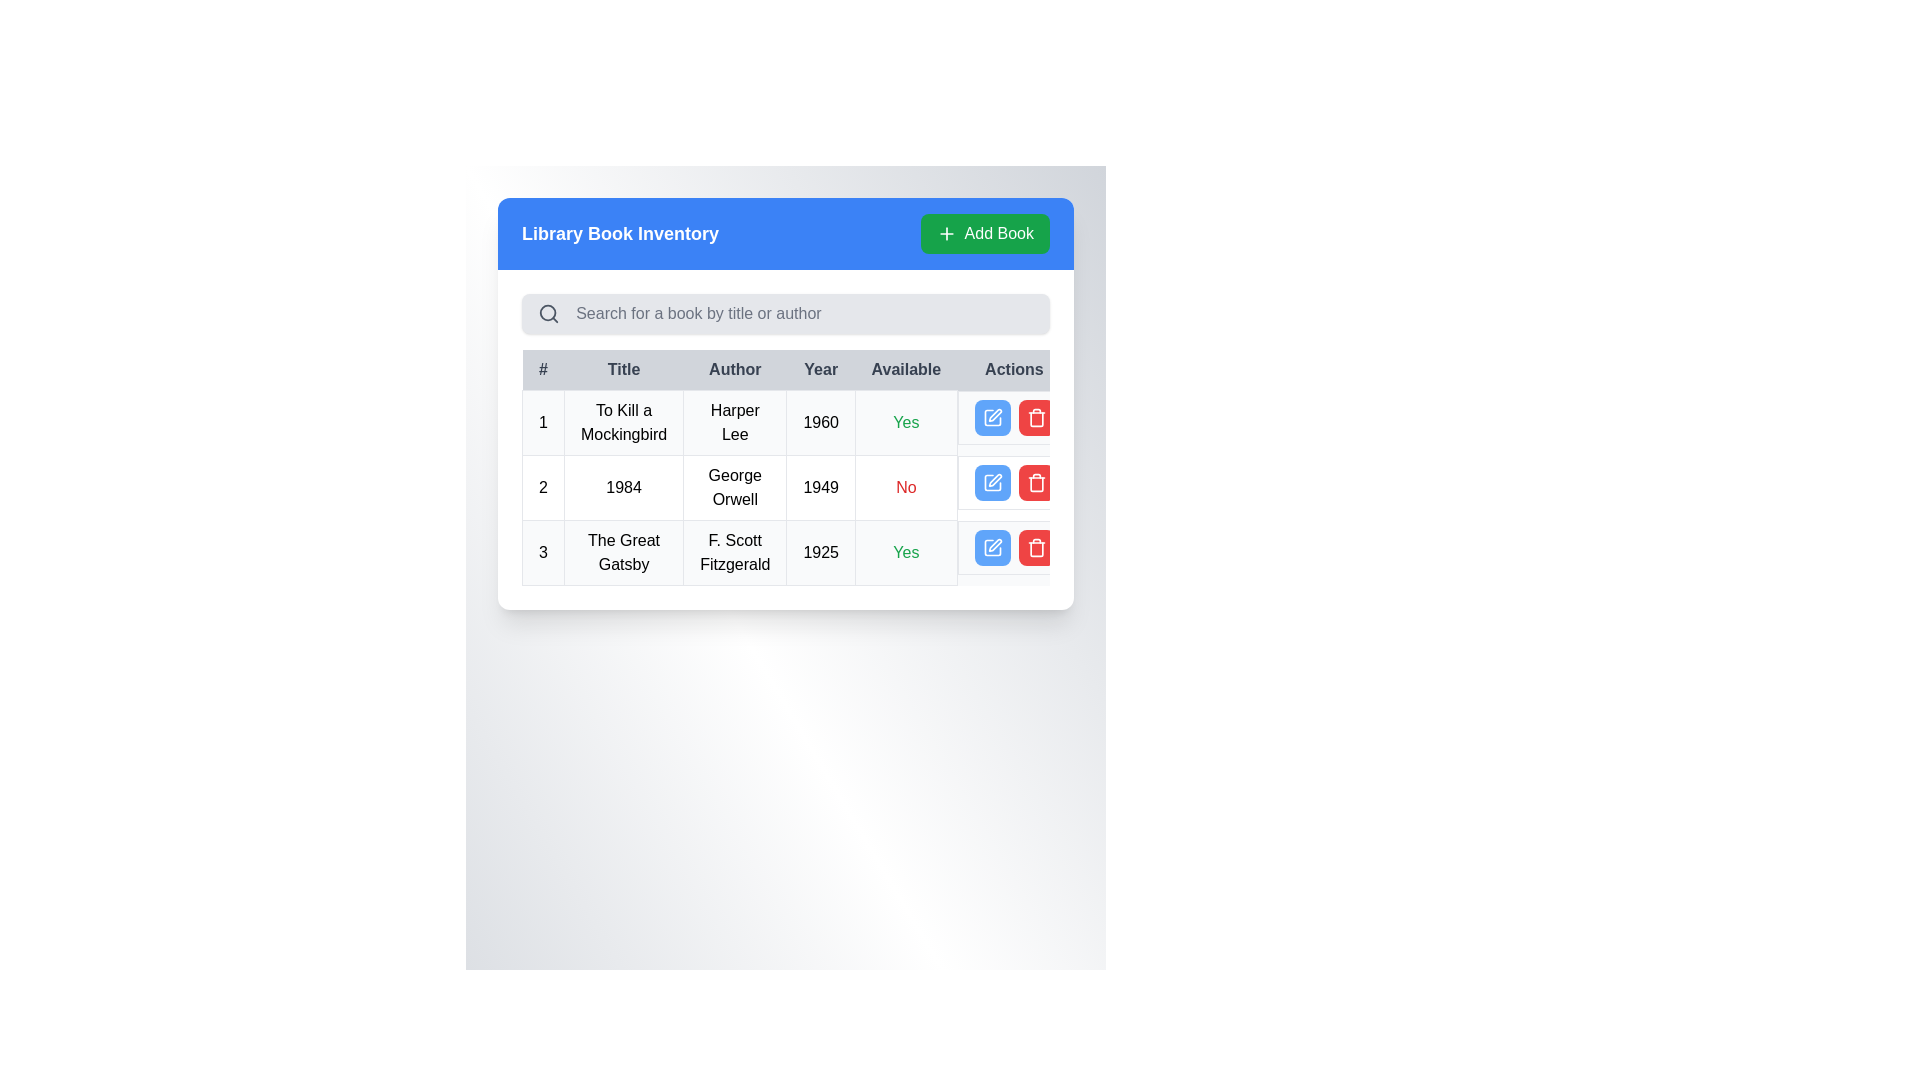 The image size is (1920, 1080). What do you see at coordinates (1036, 547) in the screenshot?
I see `the red button with a trash can icon for deleting 'The Great Gatsby' in the Actions column` at bounding box center [1036, 547].